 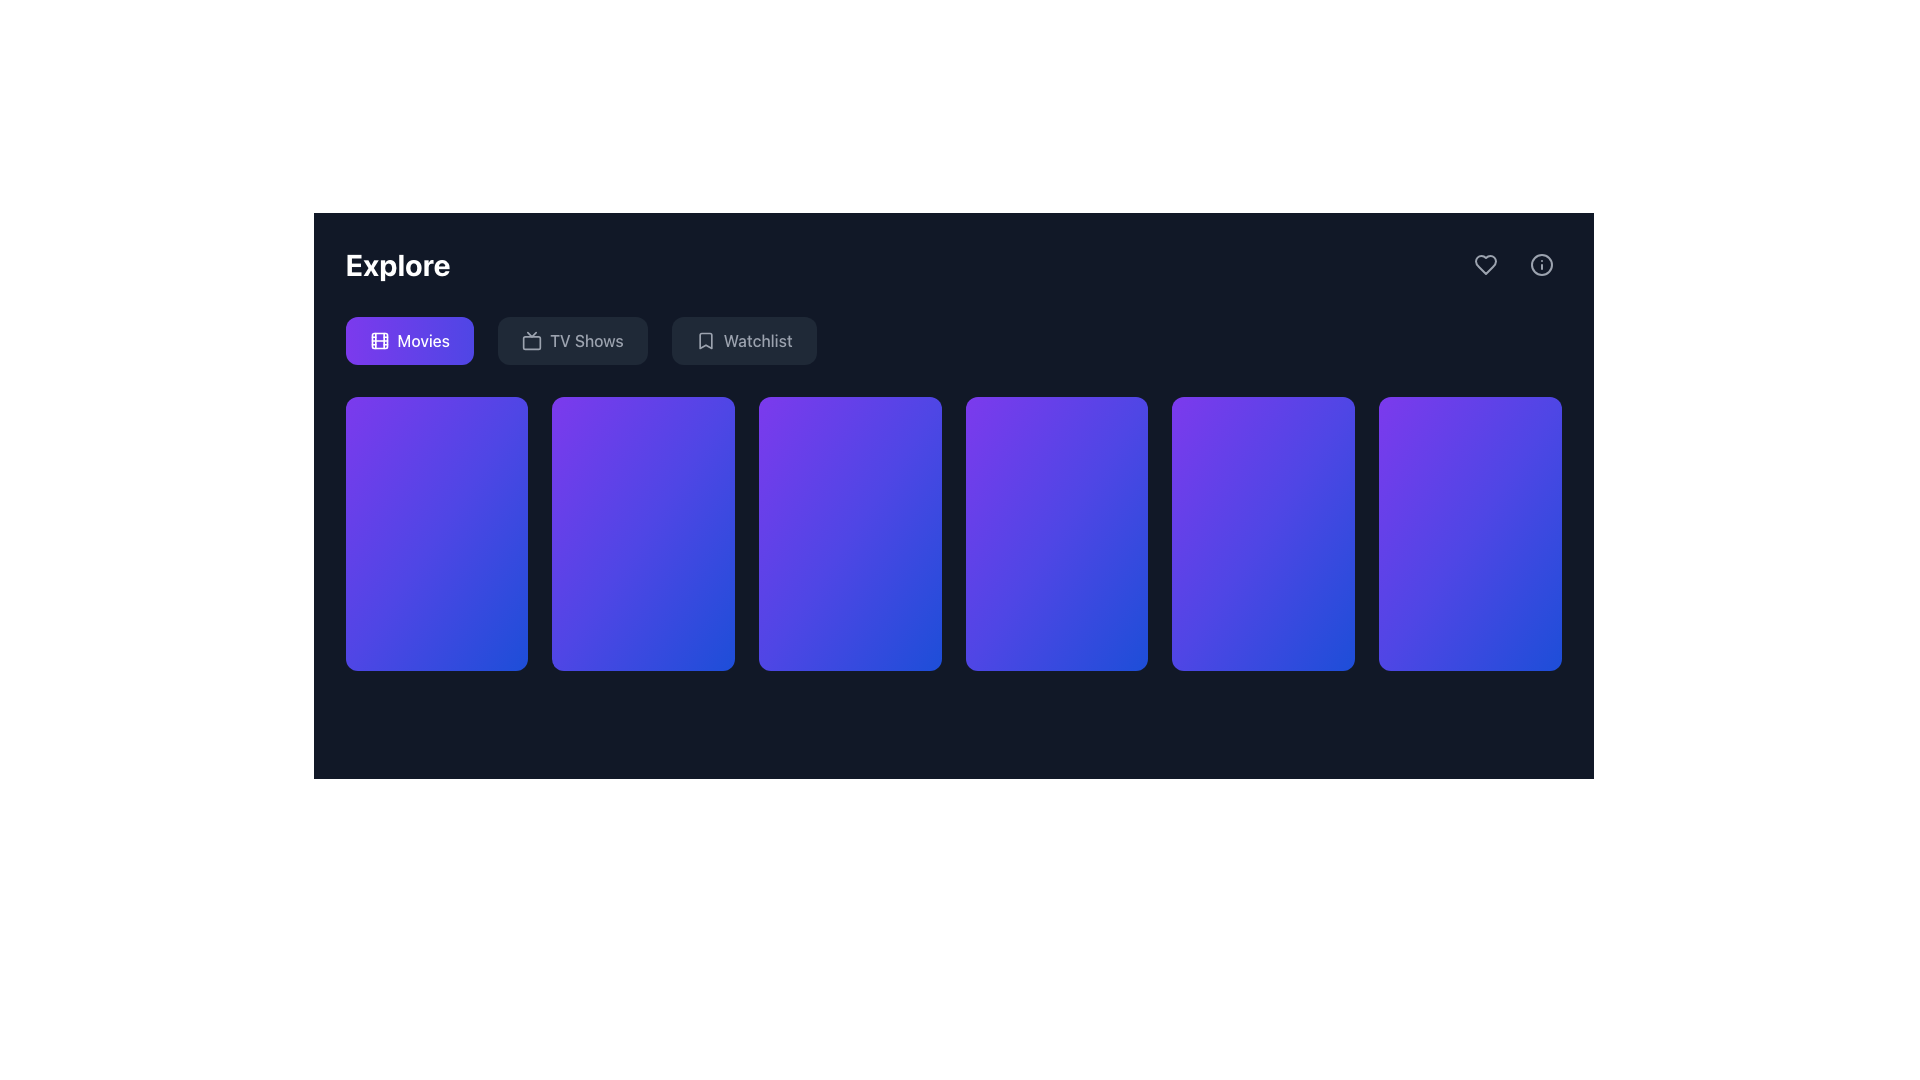 I want to click on the 'Movies' text label located within the rounded rectangular button on the far left of the action bar, which is positioned under the 'Explore' title in the horizontal navigation menu, so click(x=422, y=339).